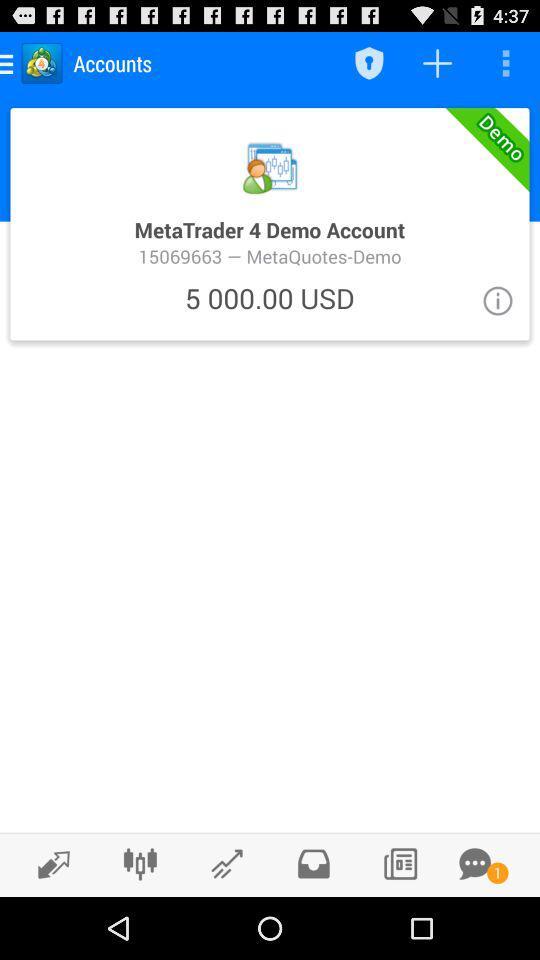 The width and height of the screenshot is (540, 960). What do you see at coordinates (139, 863) in the screenshot?
I see `adjust settings` at bounding box center [139, 863].